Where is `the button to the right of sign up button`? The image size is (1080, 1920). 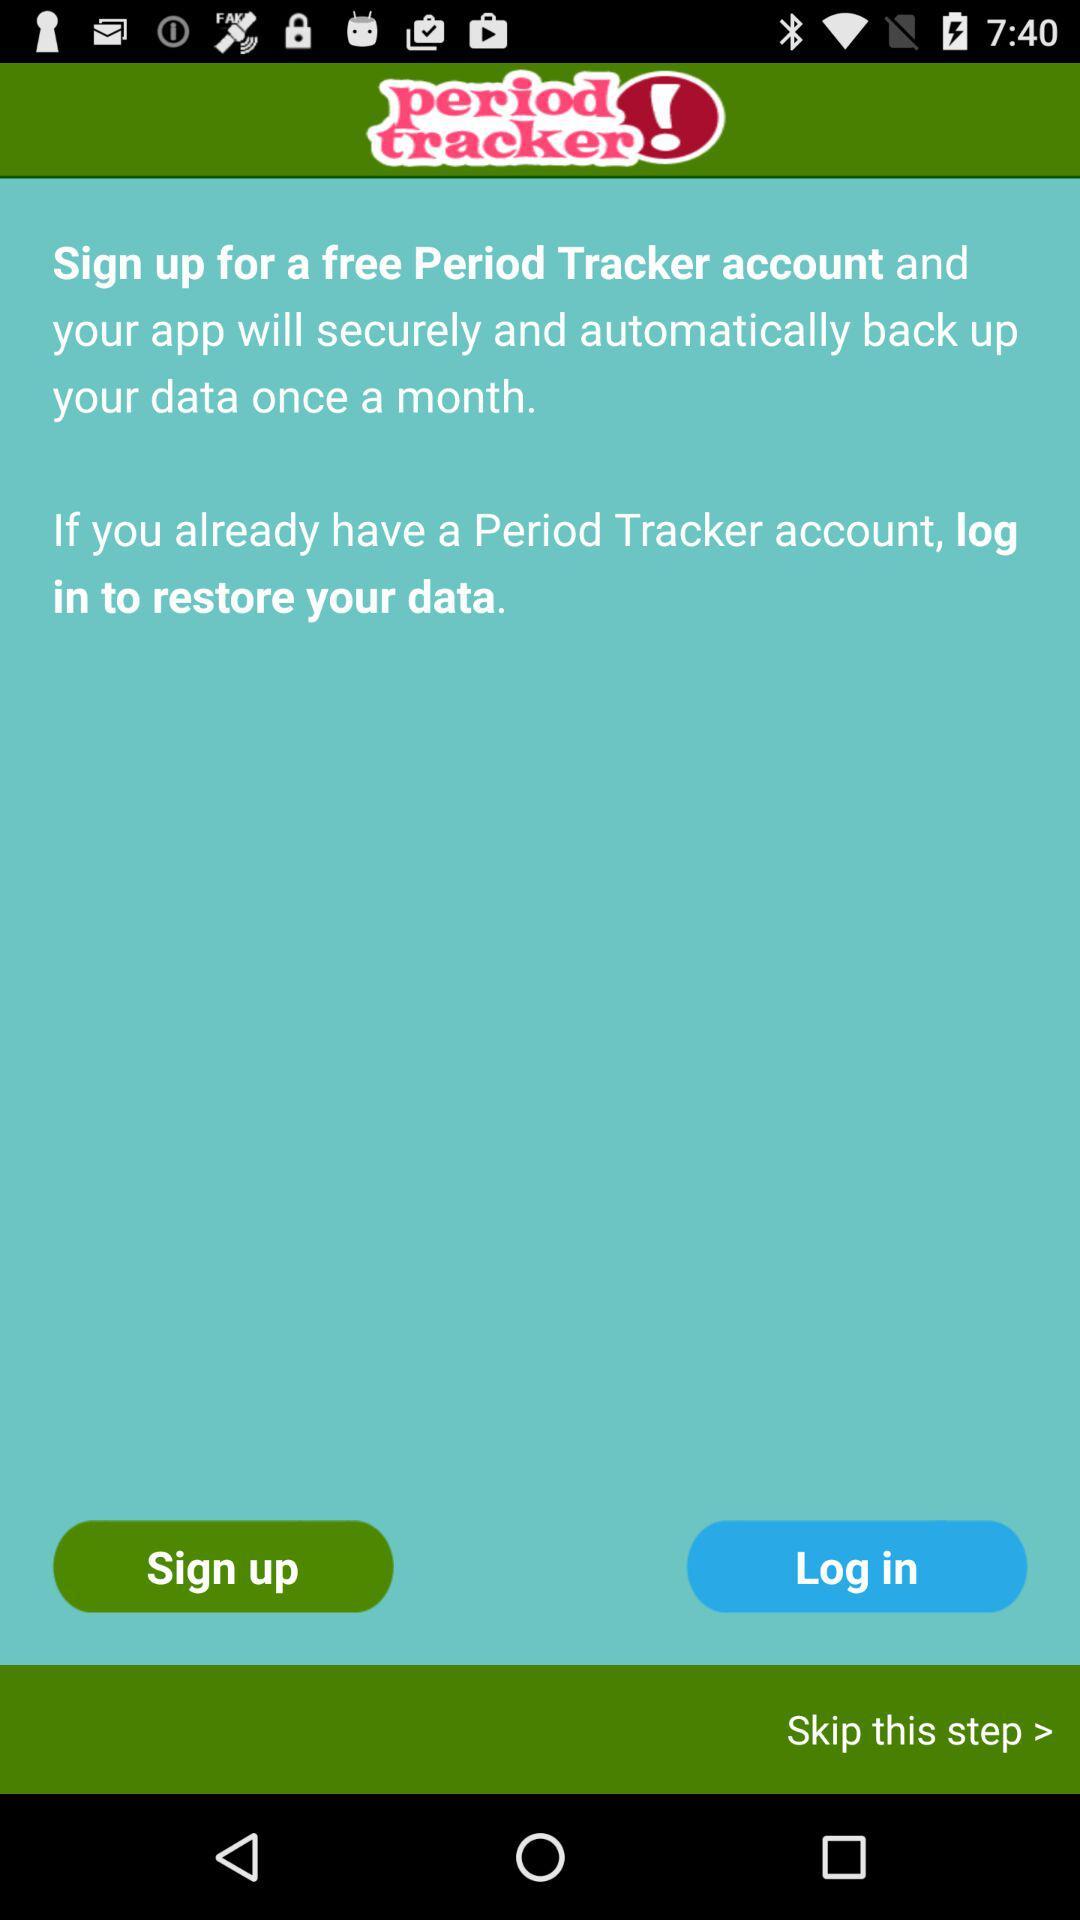 the button to the right of sign up button is located at coordinates (855, 1565).